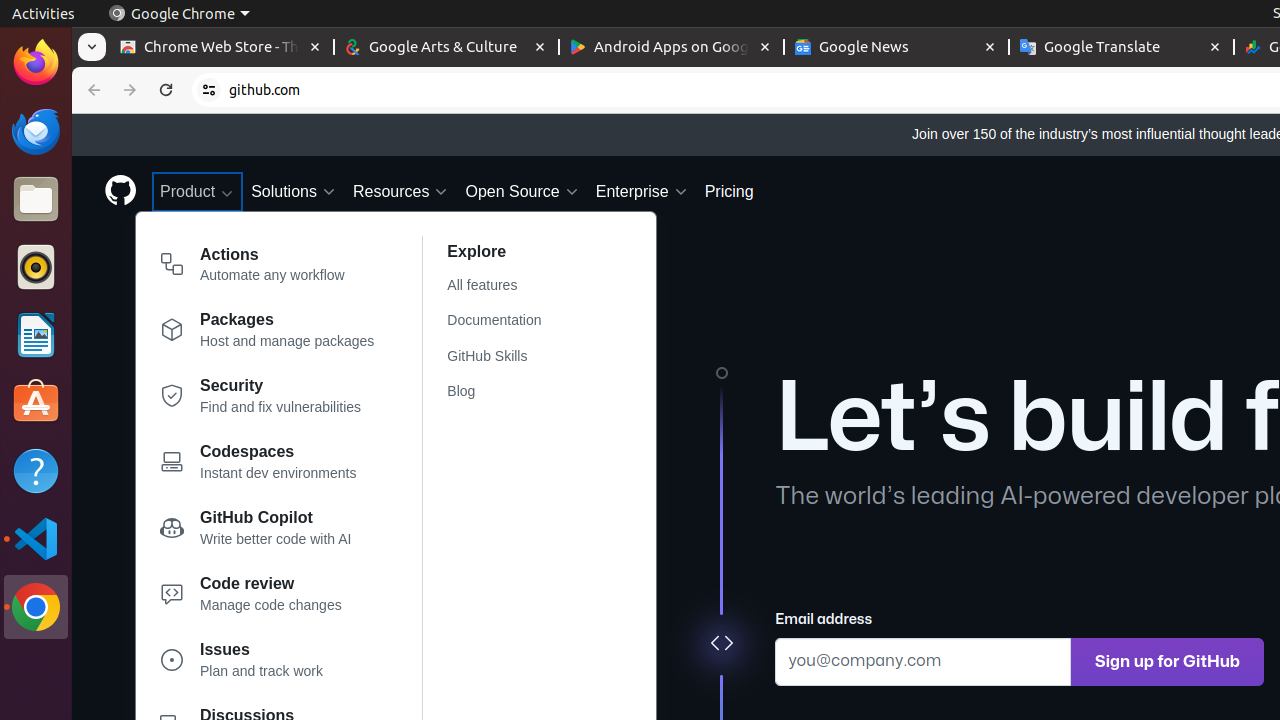 This screenshot has width=1280, height=720. I want to click on 'Thunderbird Mail', so click(35, 130).